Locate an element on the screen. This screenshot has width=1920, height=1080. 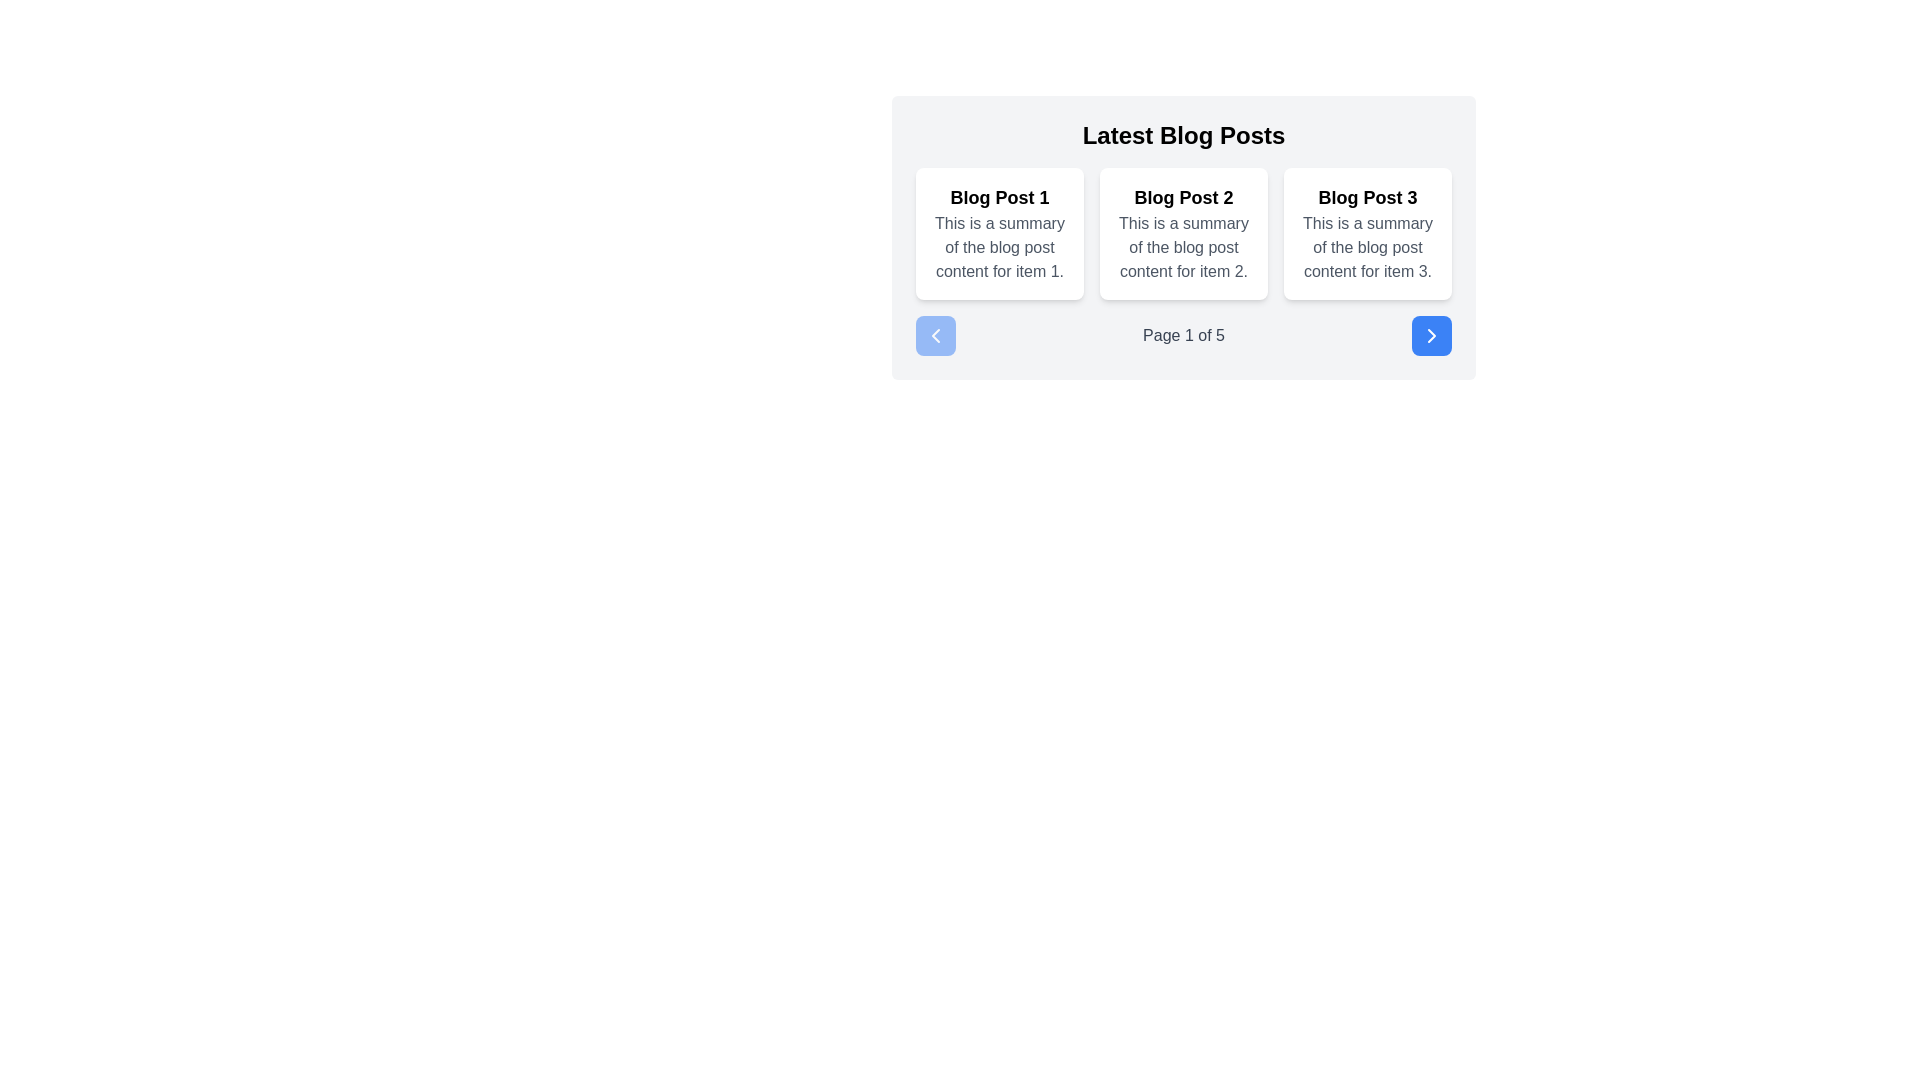
the Static Text displaying the summary for 'Blog Post 3', located within the card in the rightmost column, just below the heading is located at coordinates (1367, 246).